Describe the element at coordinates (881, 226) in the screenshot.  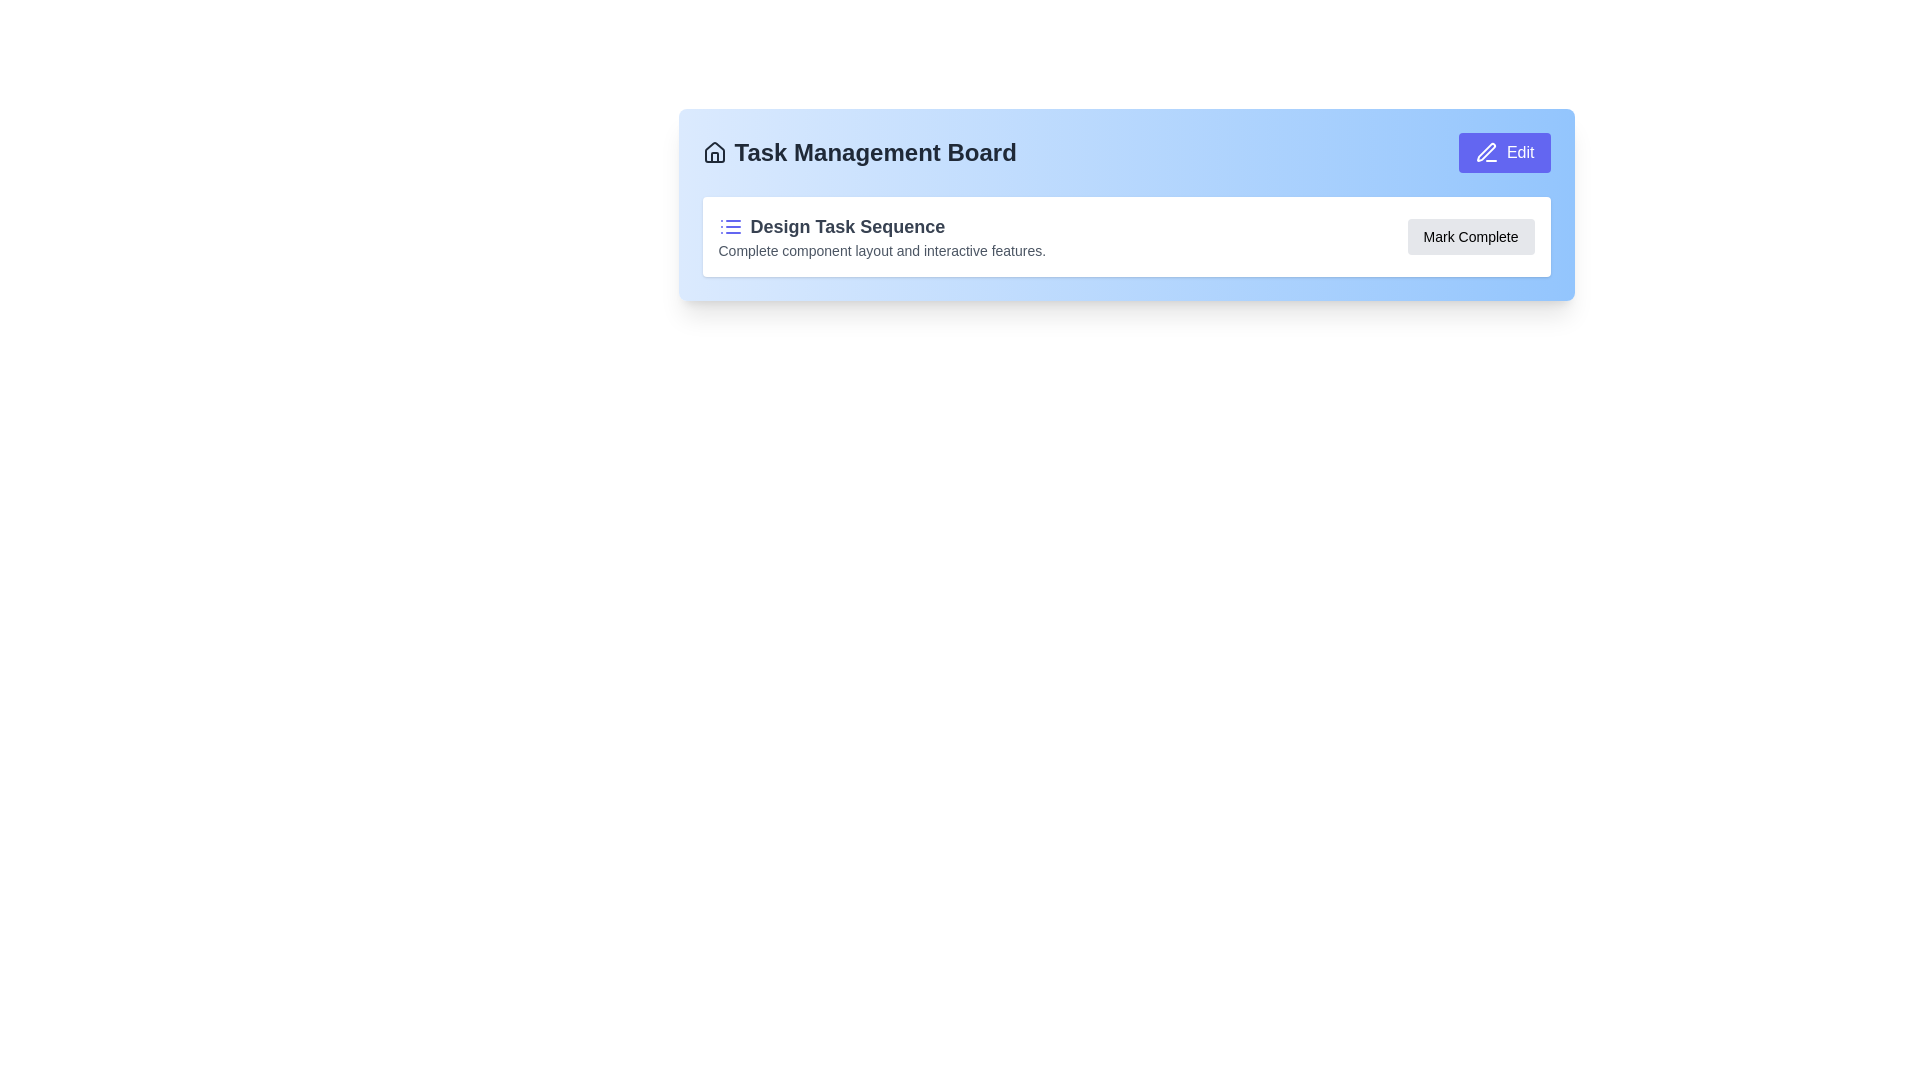
I see `the Text header with an icon that provides the title 'Complete component layout and interactive features.' in the Task Management Board section` at that location.